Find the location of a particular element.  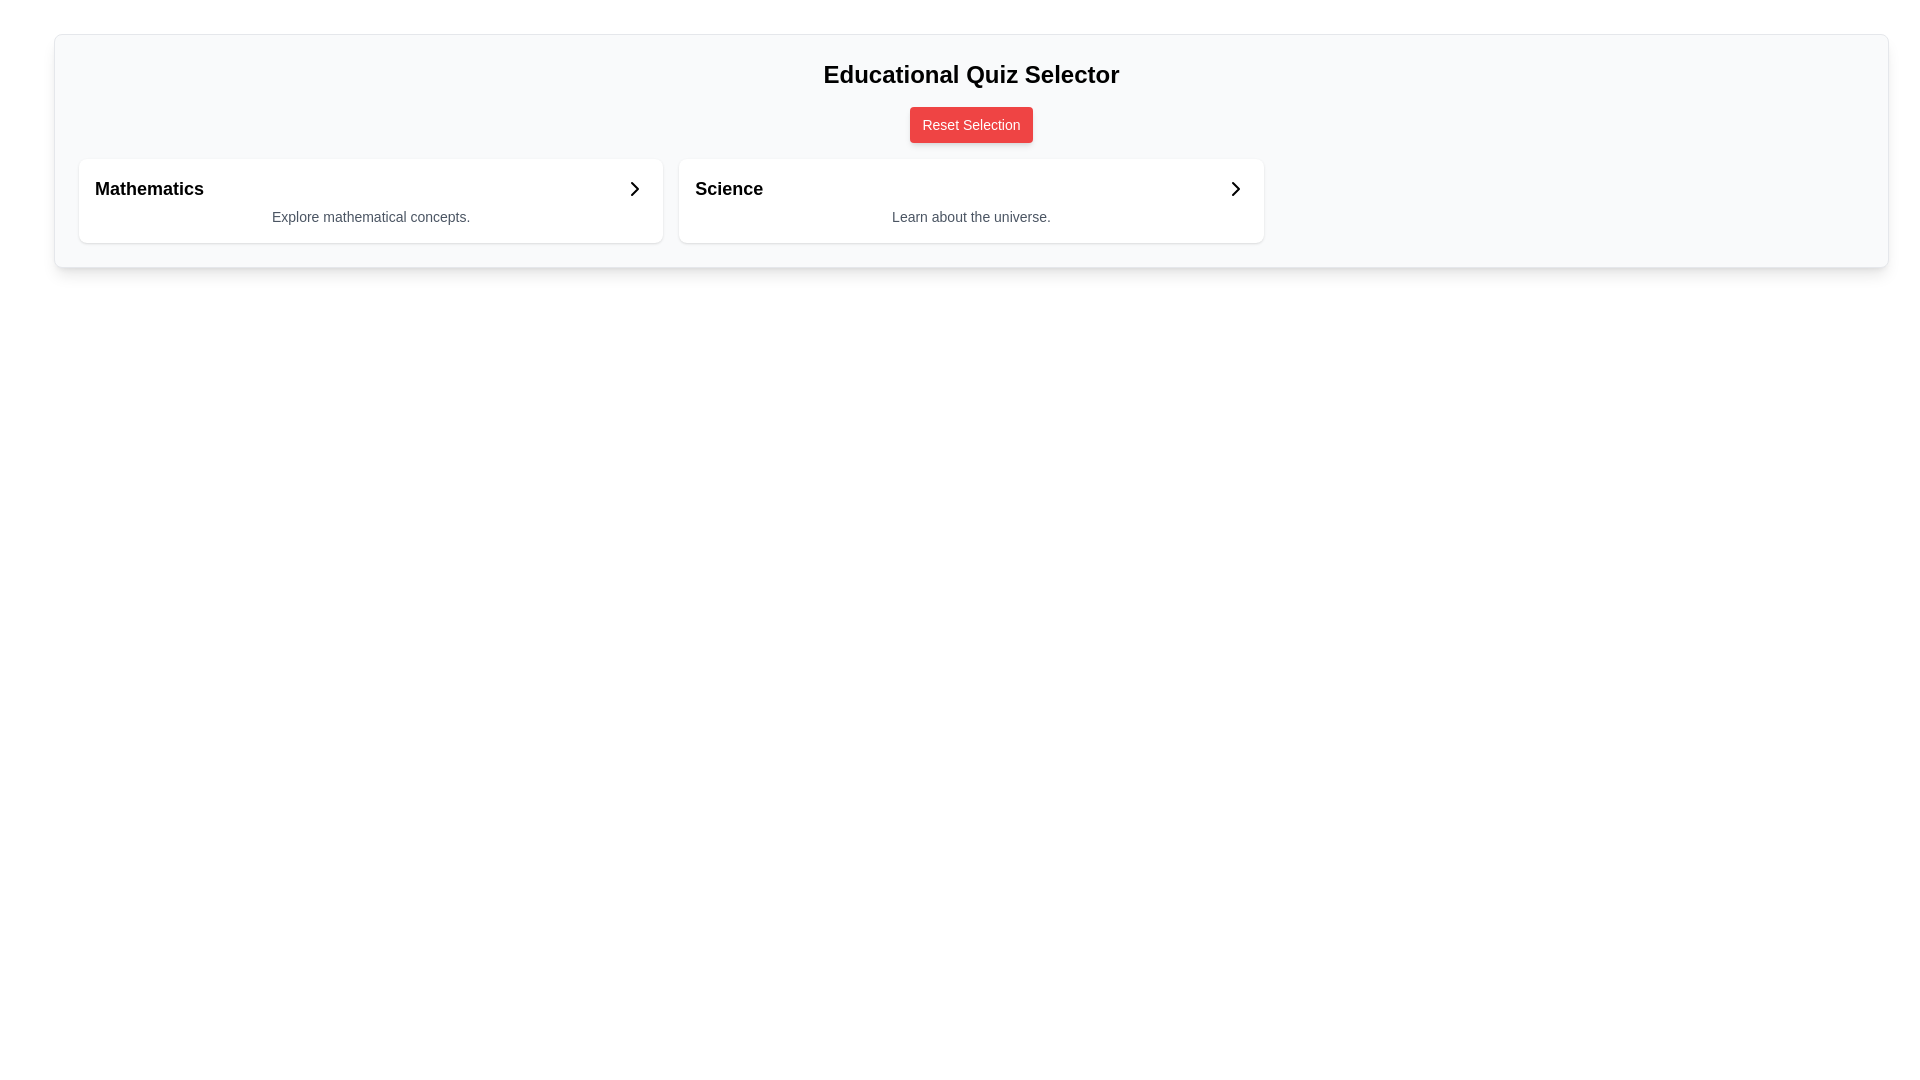

the selectable option to navigate to the 'Science' section for keyboard accessibility, located between the title 'Educational Quiz Selector' and the description text 'Learn about the universe.' is located at coordinates (971, 189).